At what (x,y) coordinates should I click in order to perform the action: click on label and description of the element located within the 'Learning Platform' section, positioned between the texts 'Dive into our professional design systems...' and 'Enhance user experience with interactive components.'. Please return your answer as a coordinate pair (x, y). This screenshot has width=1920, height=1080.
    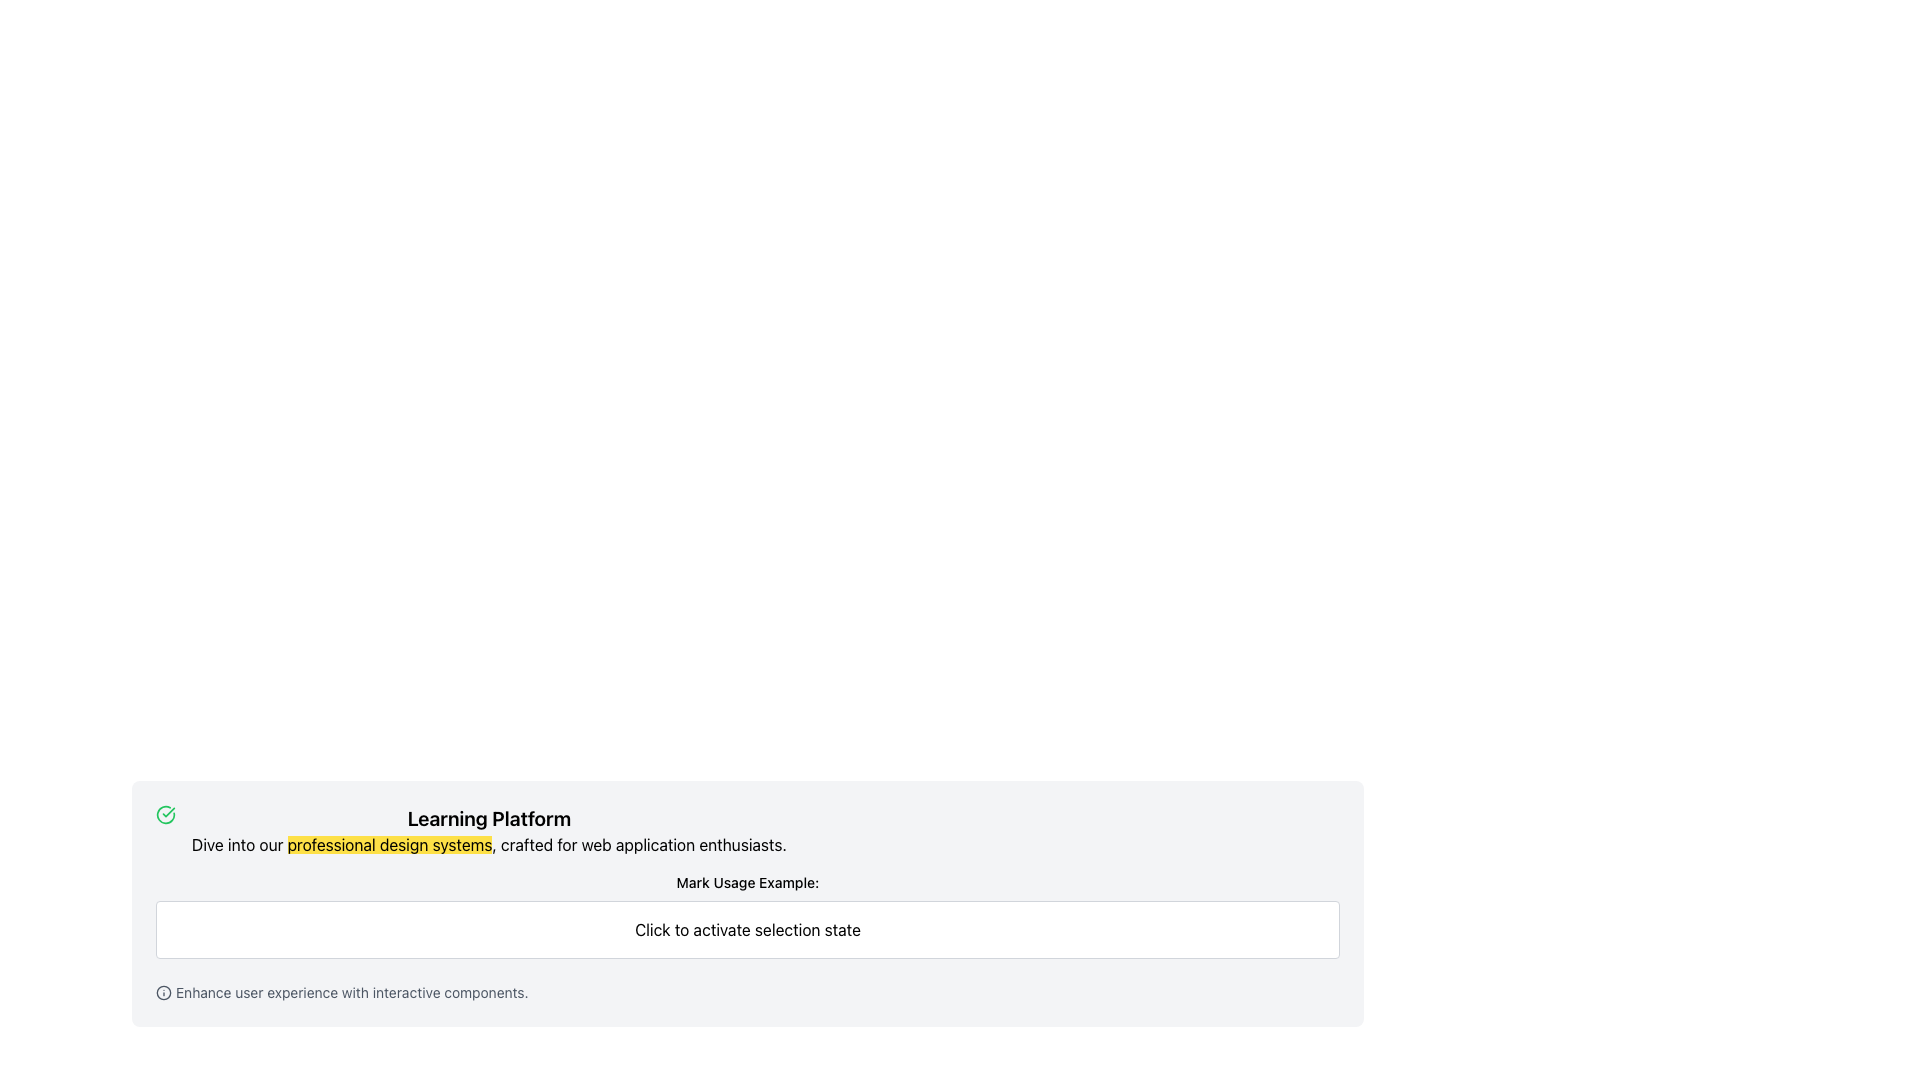
    Looking at the image, I should click on (747, 915).